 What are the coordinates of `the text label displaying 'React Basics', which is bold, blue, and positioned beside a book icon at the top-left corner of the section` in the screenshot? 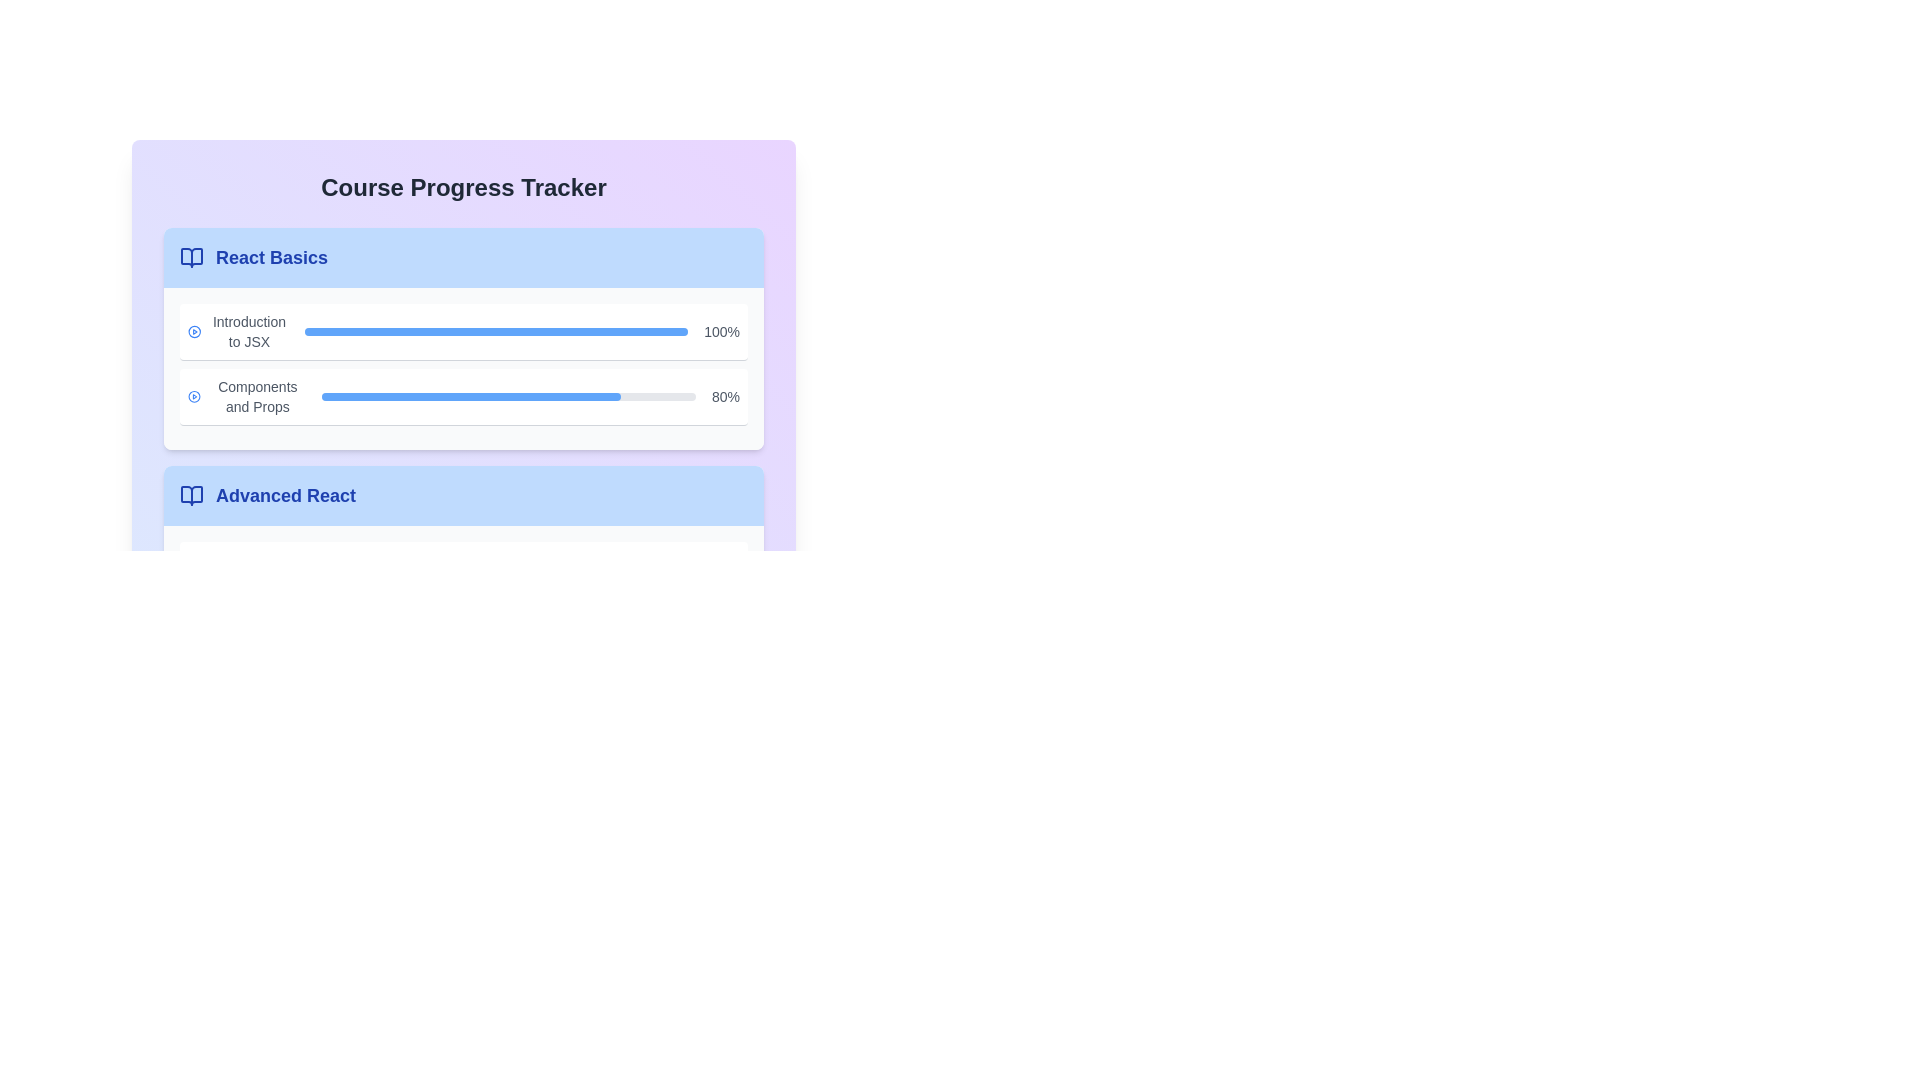 It's located at (271, 257).